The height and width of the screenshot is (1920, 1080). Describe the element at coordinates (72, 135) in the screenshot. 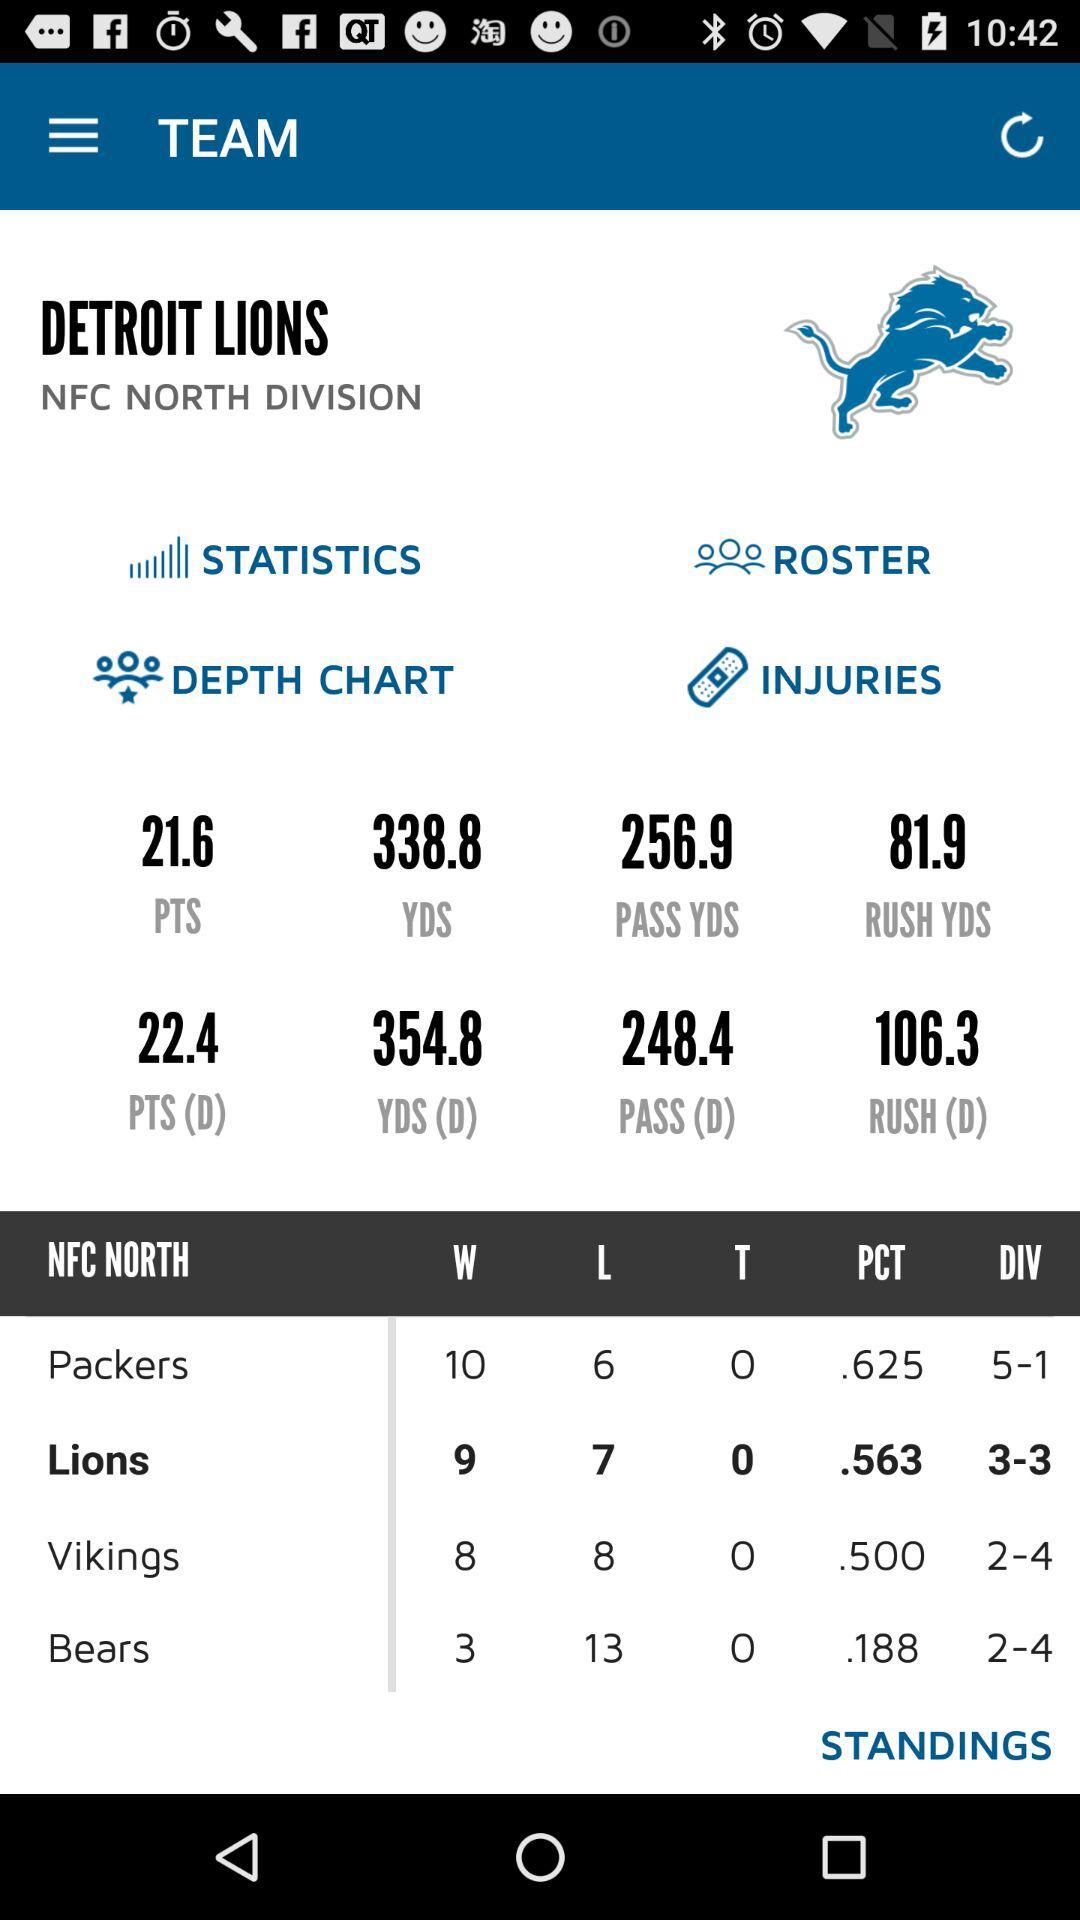

I see `the item to the left of team item` at that location.